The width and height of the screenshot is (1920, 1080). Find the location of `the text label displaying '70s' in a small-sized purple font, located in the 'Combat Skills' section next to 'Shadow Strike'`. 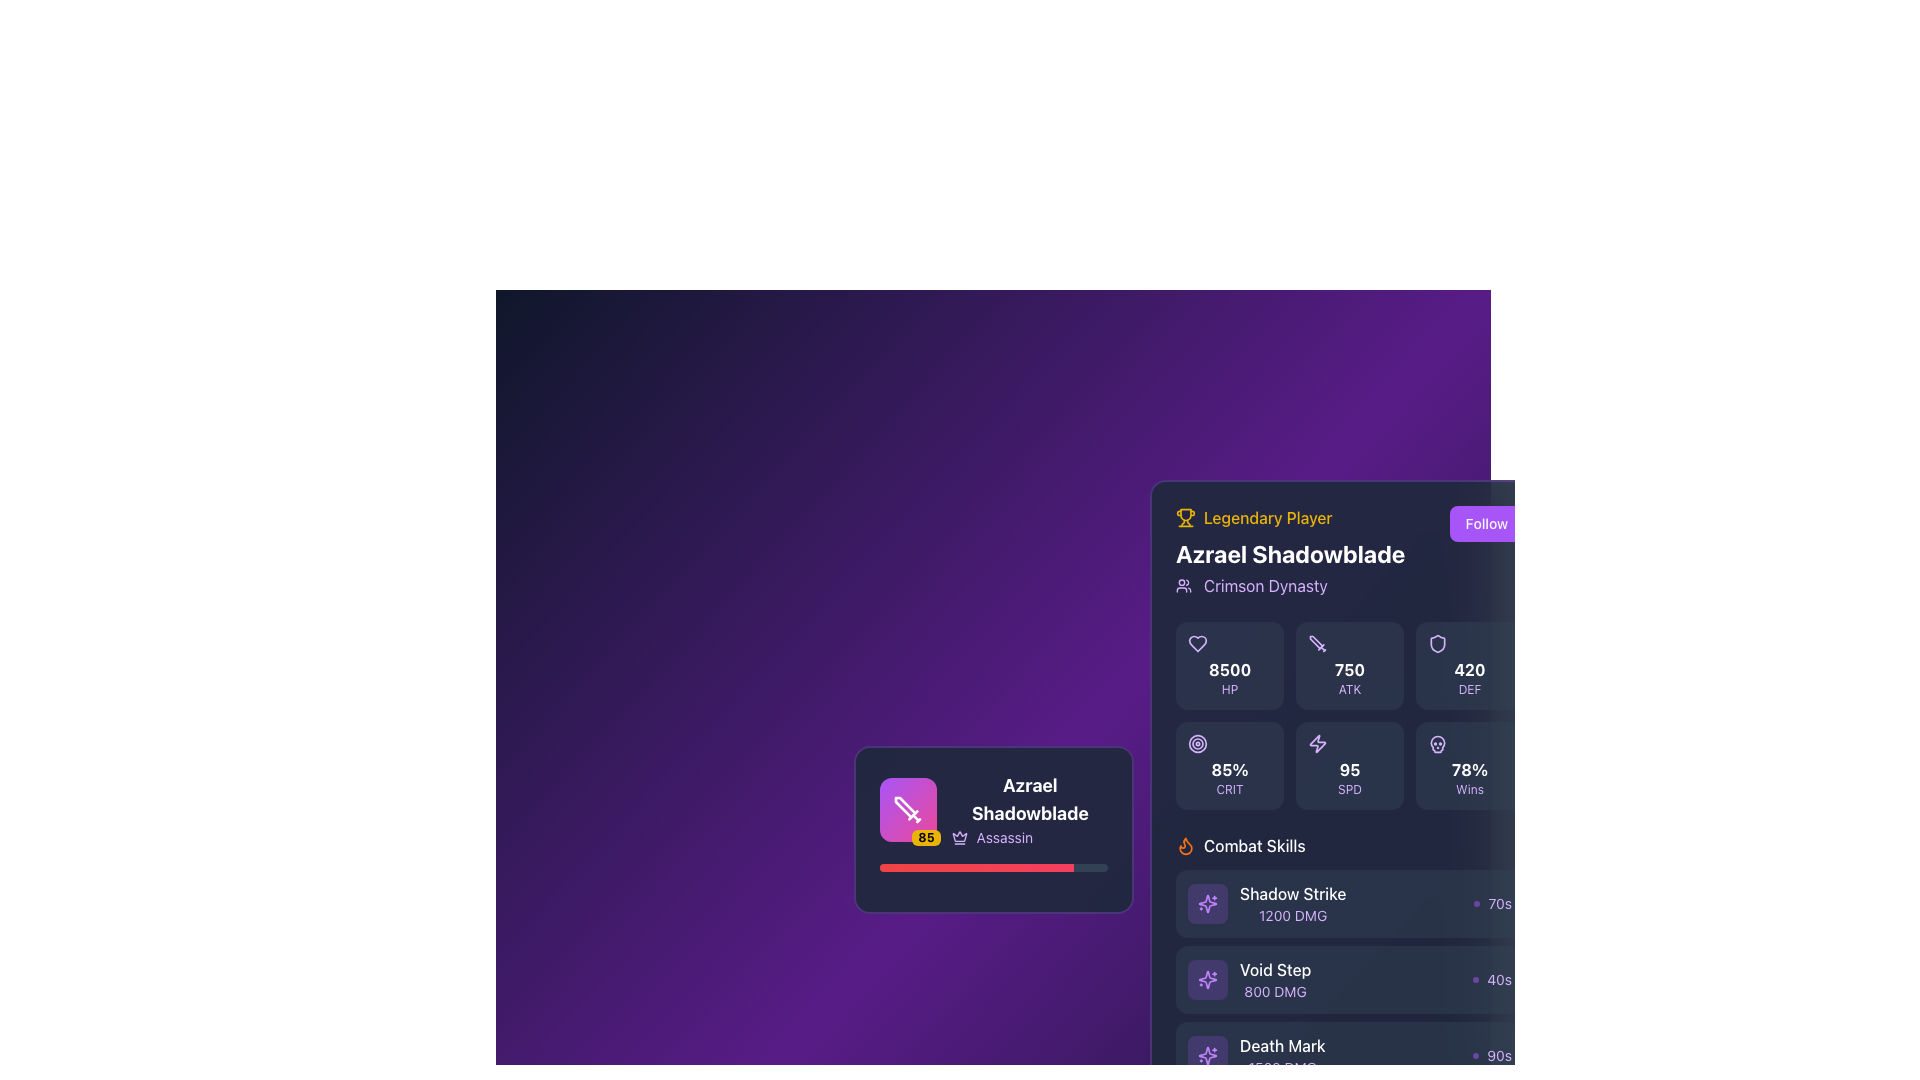

the text label displaying '70s' in a small-sized purple font, located in the 'Combat Skills' section next to 'Shadow Strike' is located at coordinates (1499, 903).